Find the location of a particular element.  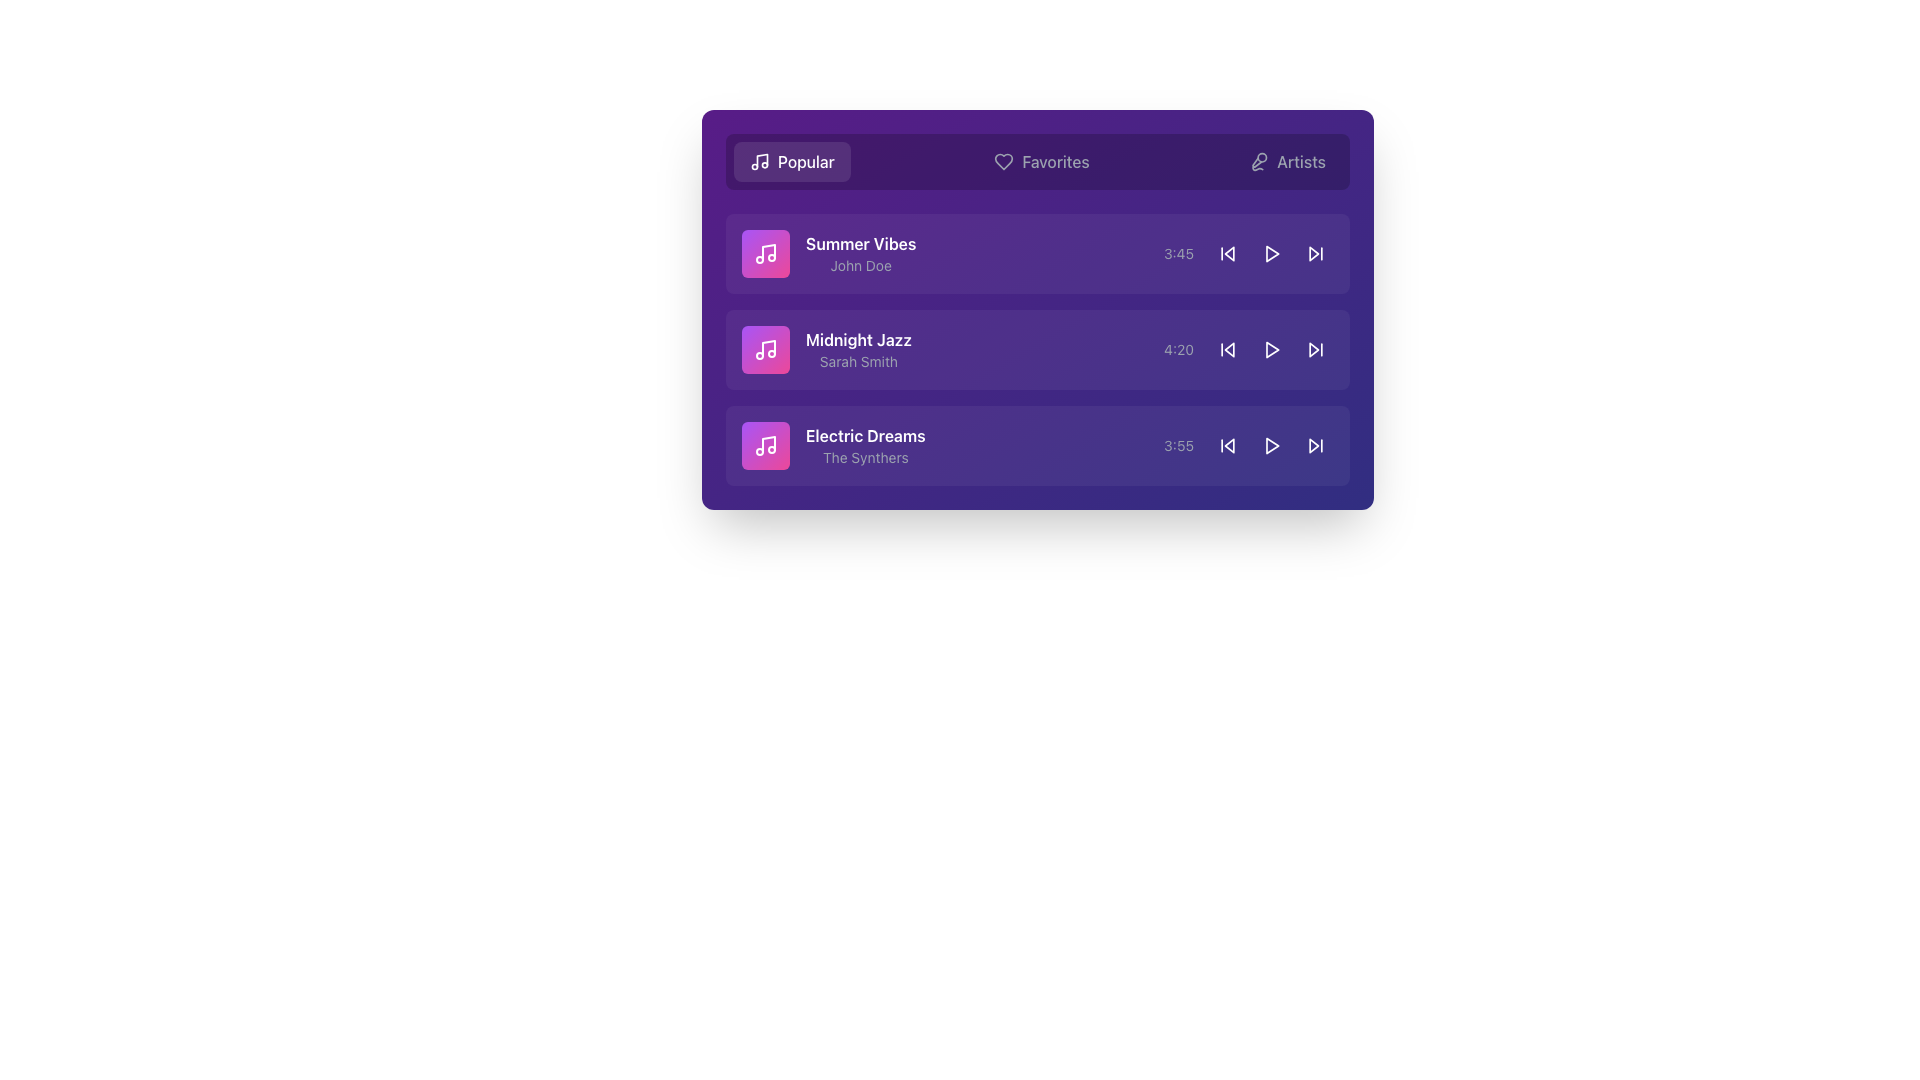

the label 'Popular' which is centrally positioned in the leftmost item of the navigation bar at the top of the visible area is located at coordinates (806, 161).